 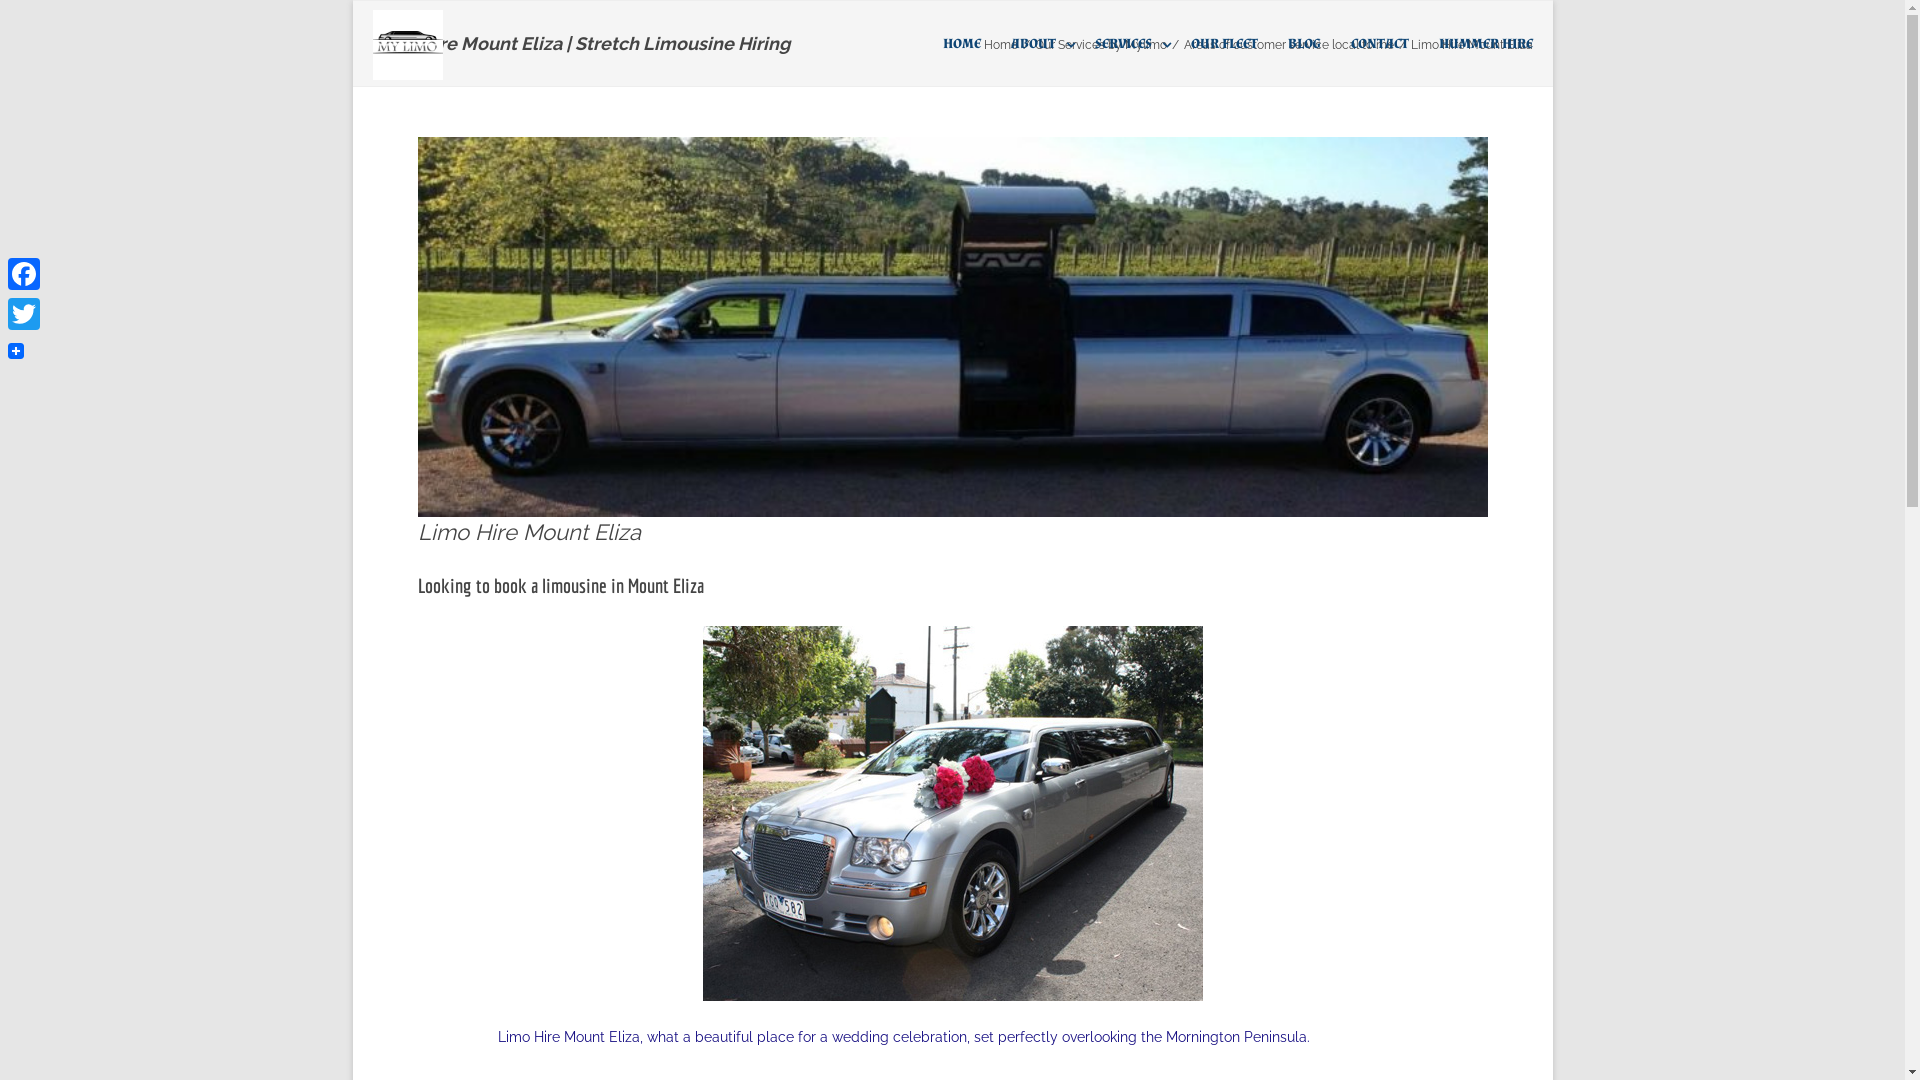 What do you see at coordinates (411, 45) in the screenshot?
I see `'My Limo'` at bounding box center [411, 45].